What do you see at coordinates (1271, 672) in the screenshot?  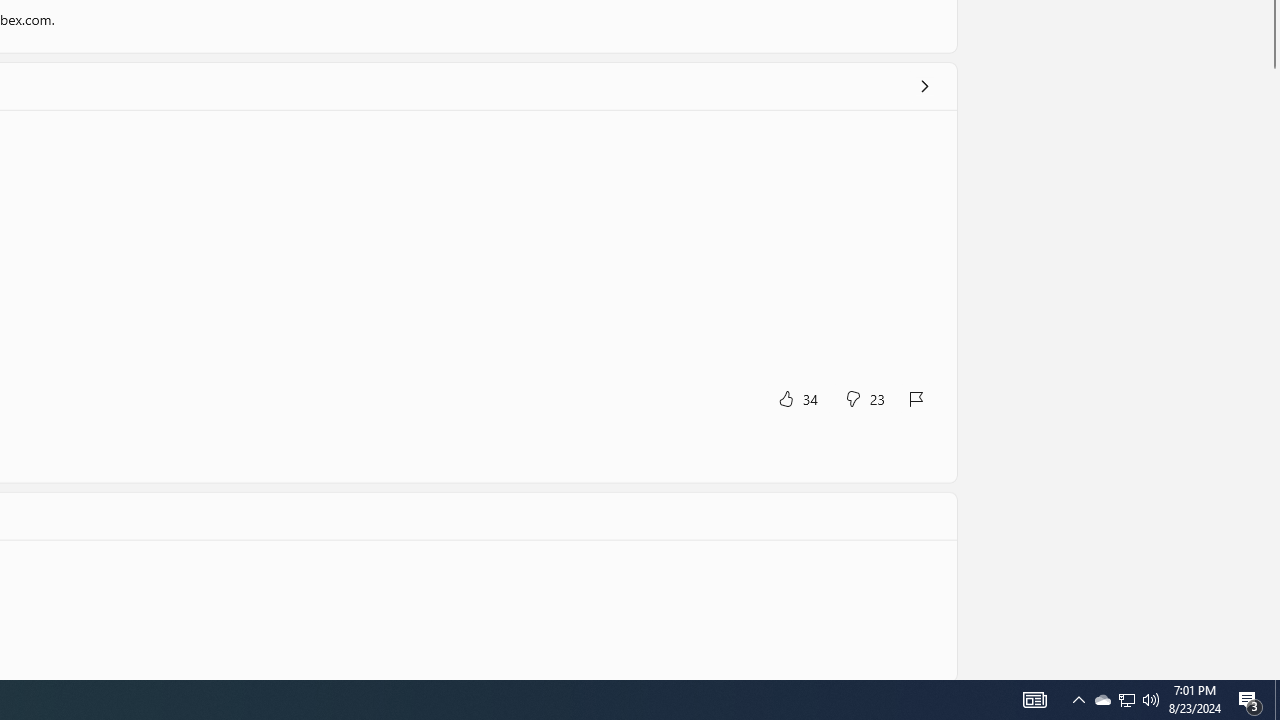 I see `'Vertical Small Increase'` at bounding box center [1271, 672].